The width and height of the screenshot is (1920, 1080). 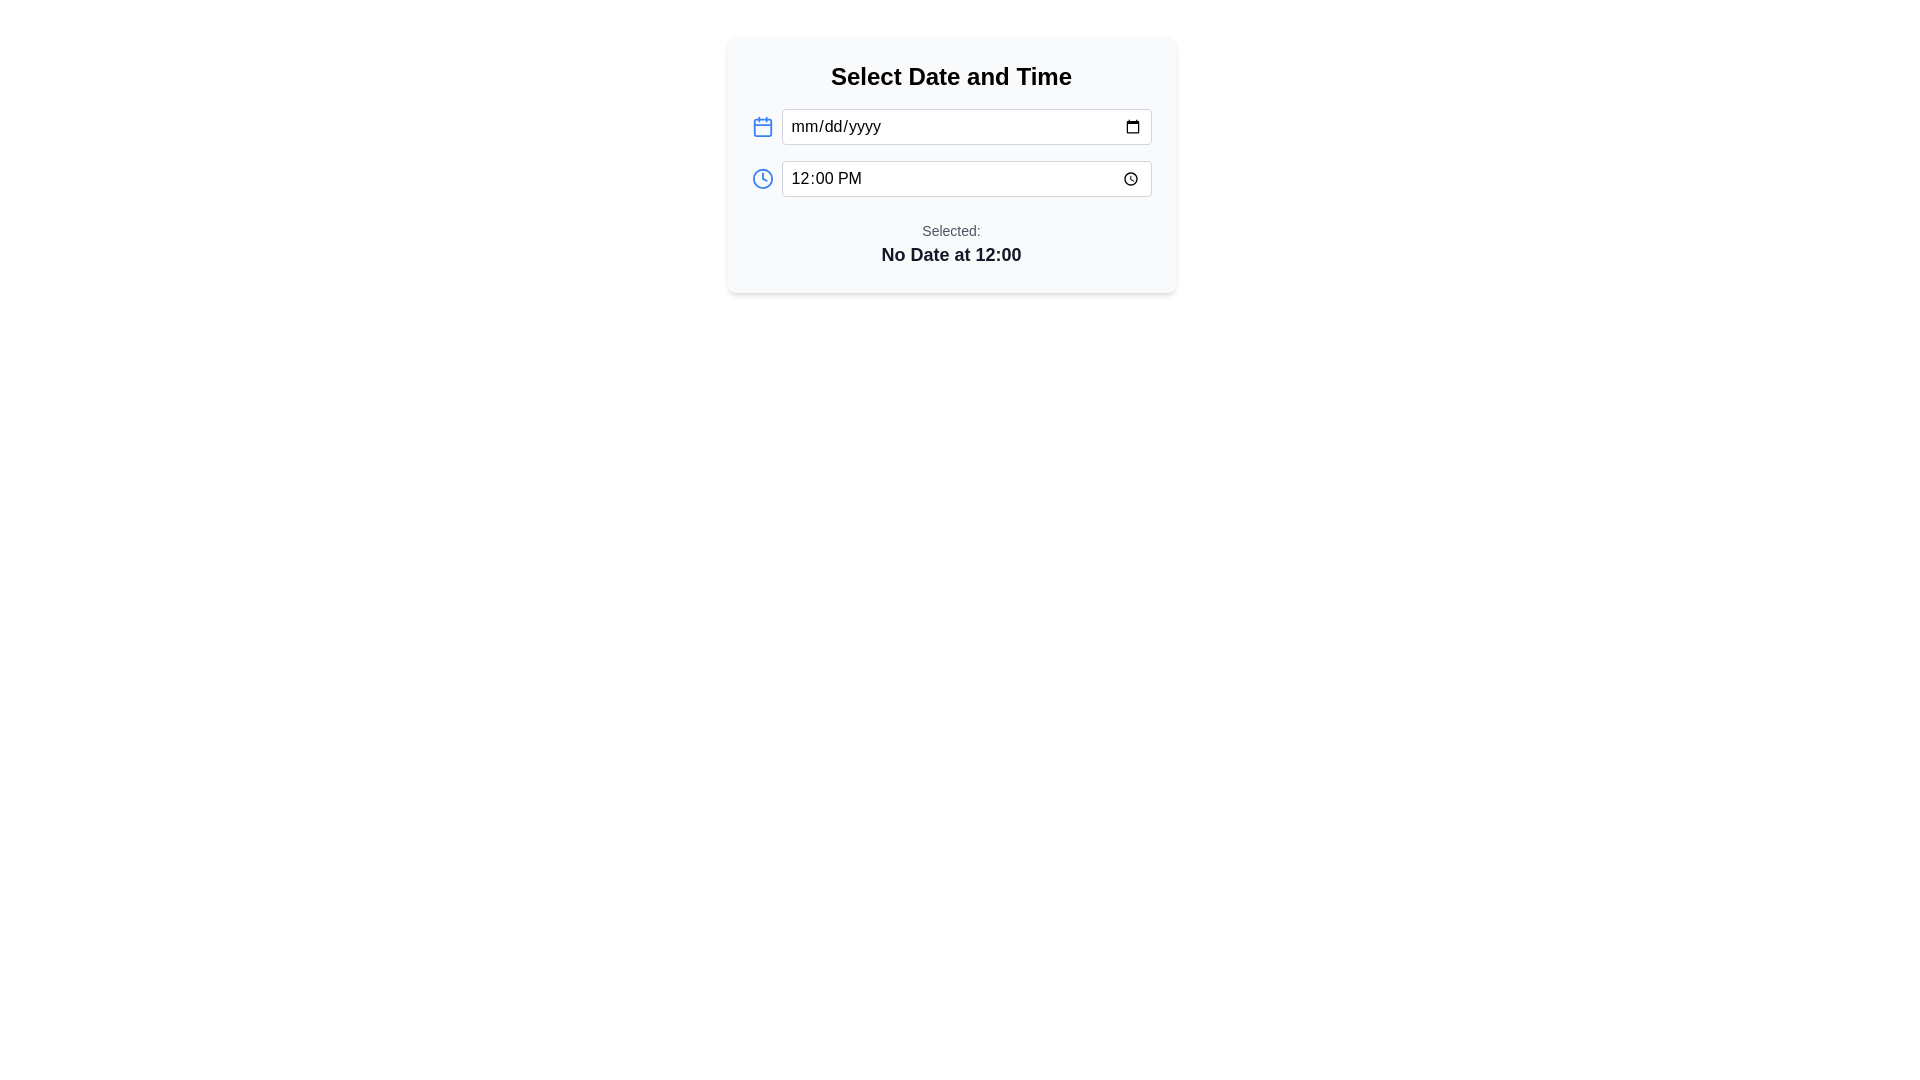 What do you see at coordinates (950, 253) in the screenshot?
I see `the static text element displaying 'No Date at 12:00', which is styled with a bold, larger font and located below the text 'Selected:' in the centered card UI labeled 'Select Date and Time'` at bounding box center [950, 253].